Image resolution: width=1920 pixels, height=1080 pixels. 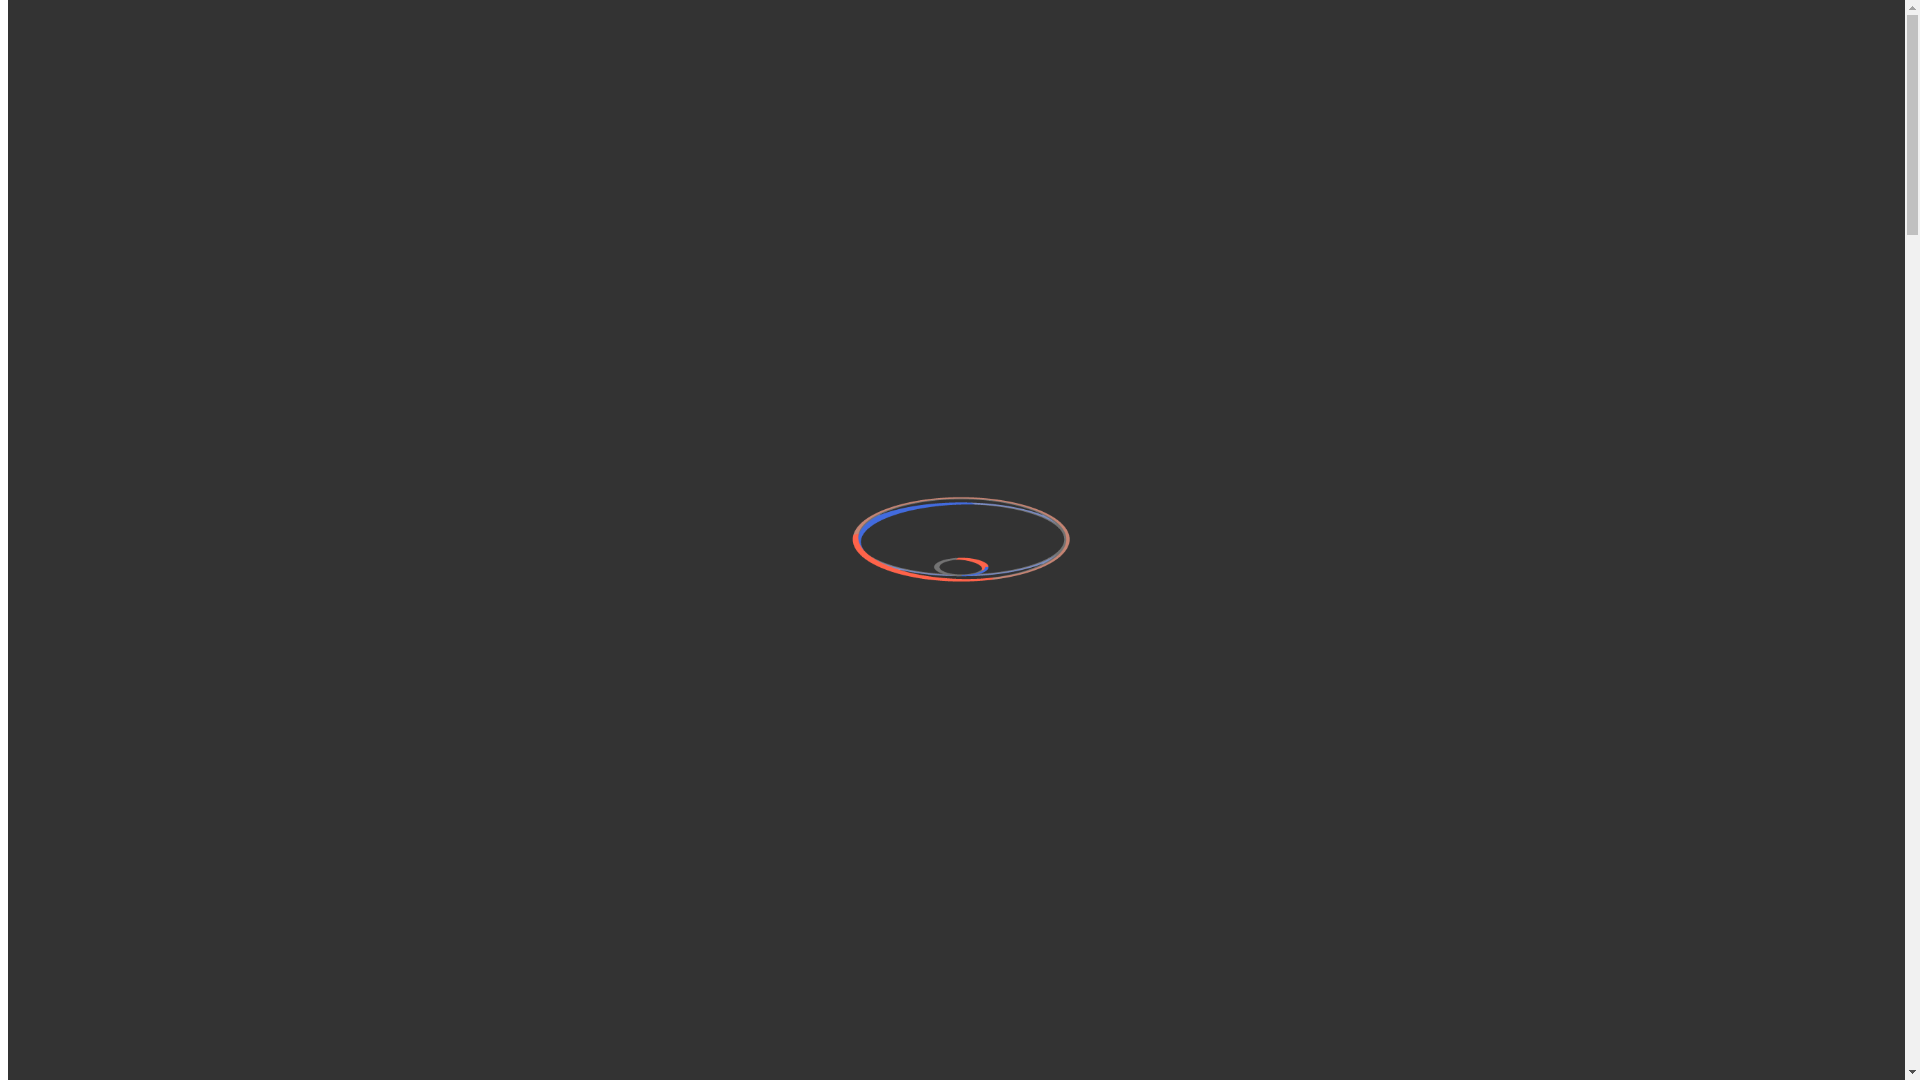 What do you see at coordinates (8, 21) in the screenshot?
I see `'Skip to main content'` at bounding box center [8, 21].